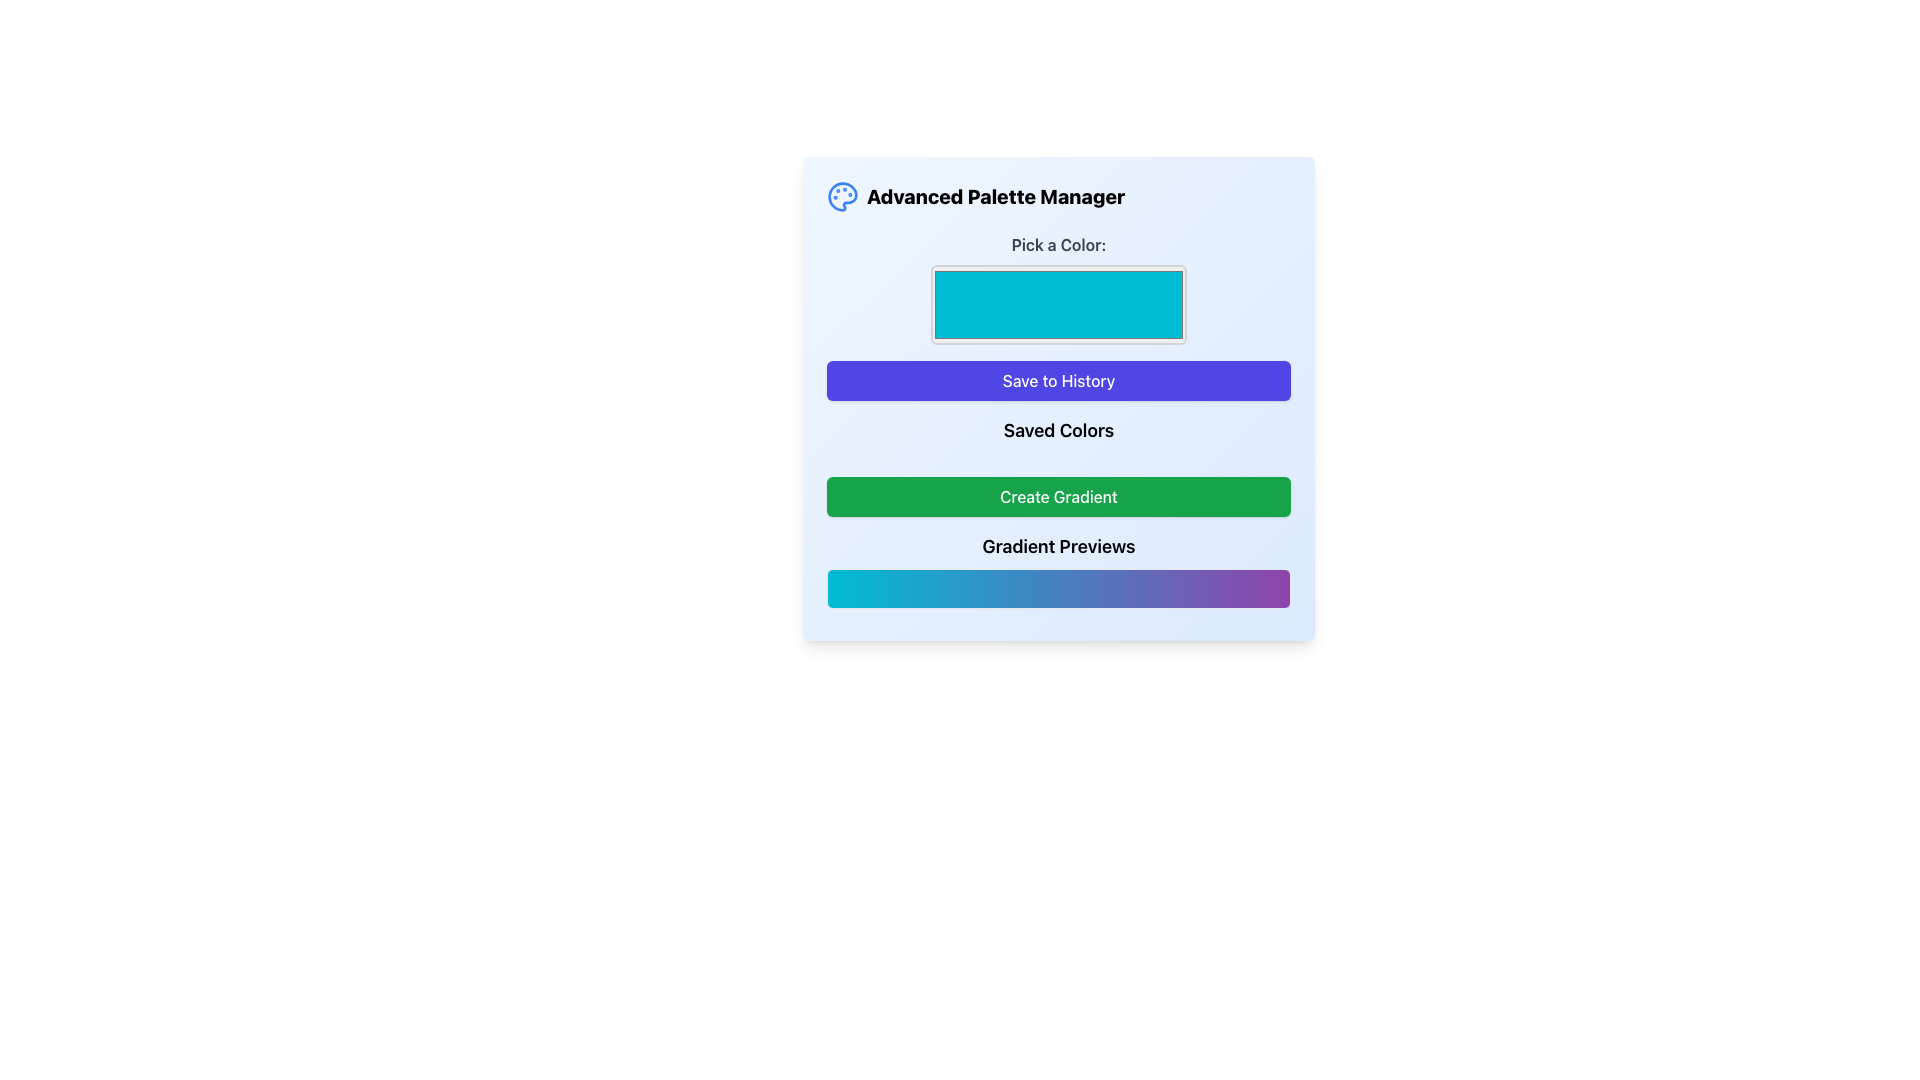 Image resolution: width=1920 pixels, height=1080 pixels. I want to click on the vector graphic palette located in the top left corner of the interface, next to the title 'Advanced Palette Manager', so click(843, 196).